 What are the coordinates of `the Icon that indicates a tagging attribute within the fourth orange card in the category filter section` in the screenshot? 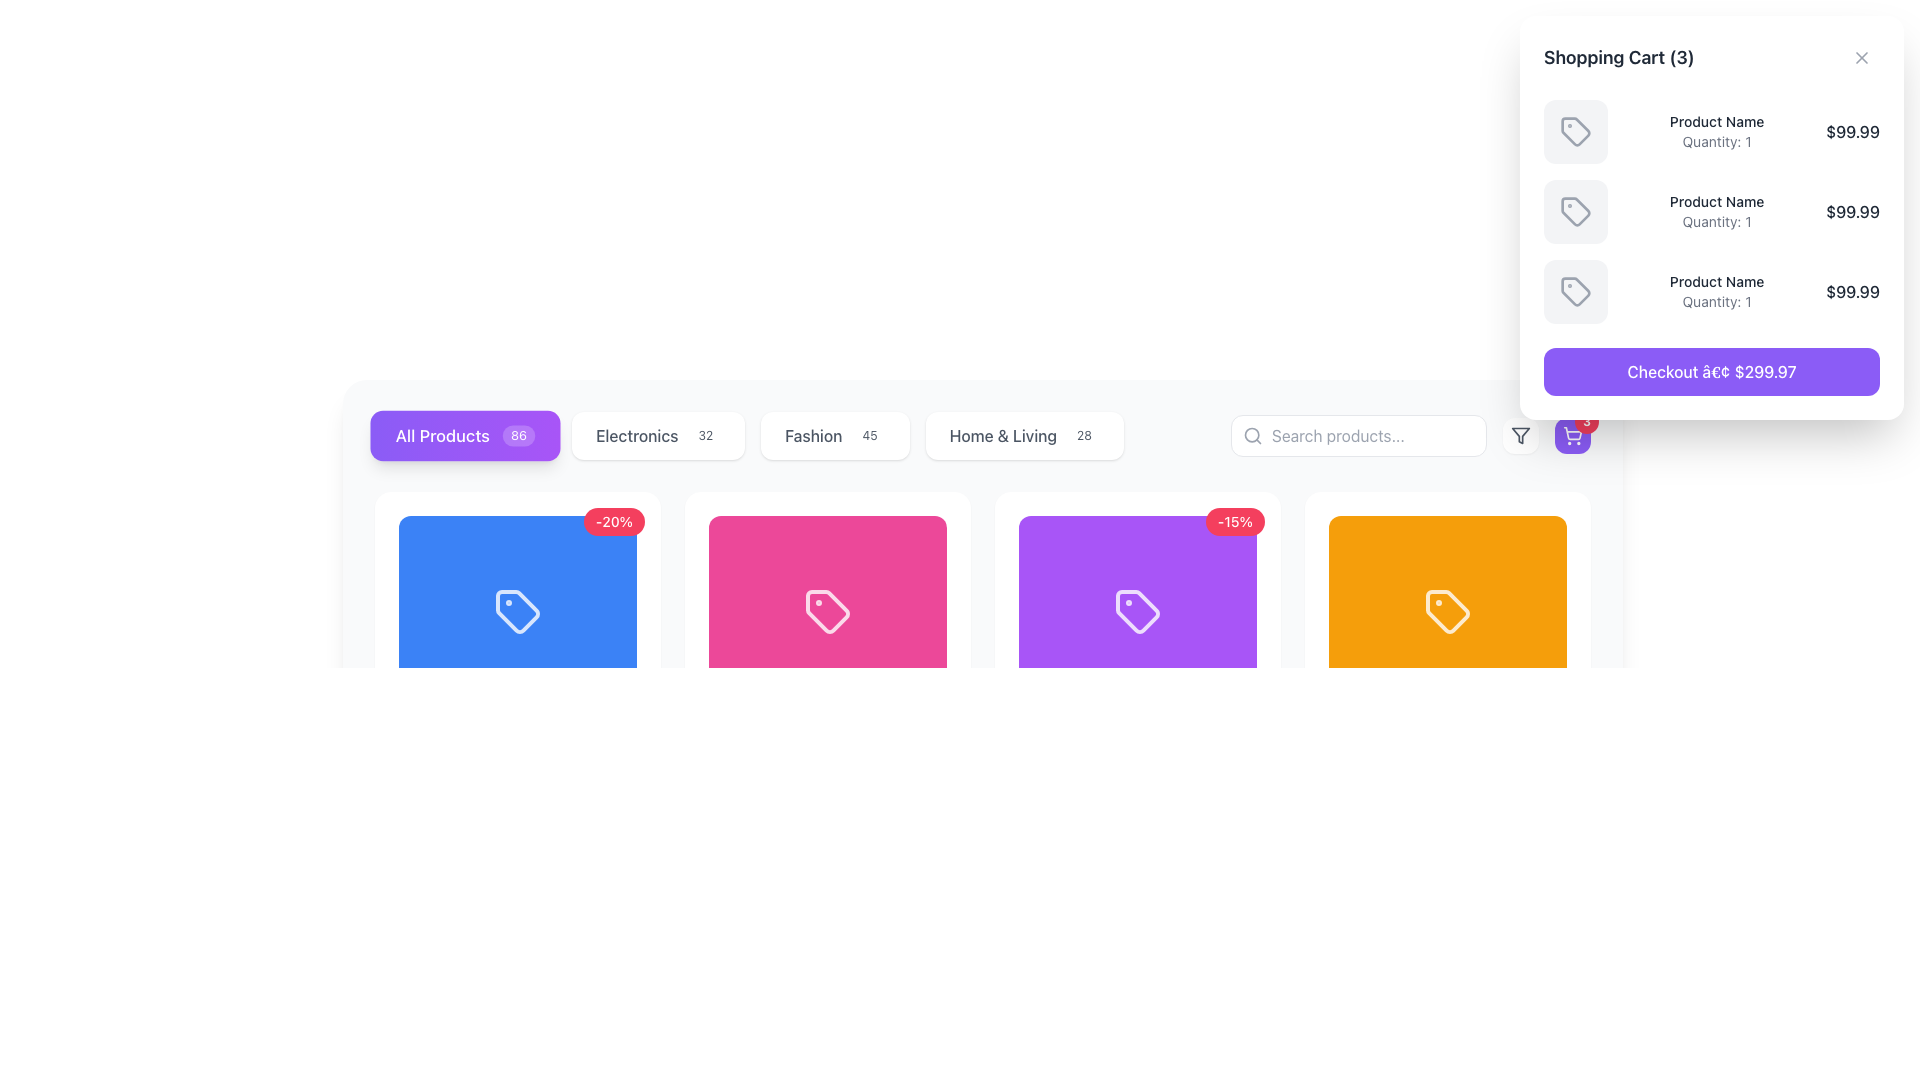 It's located at (1448, 611).